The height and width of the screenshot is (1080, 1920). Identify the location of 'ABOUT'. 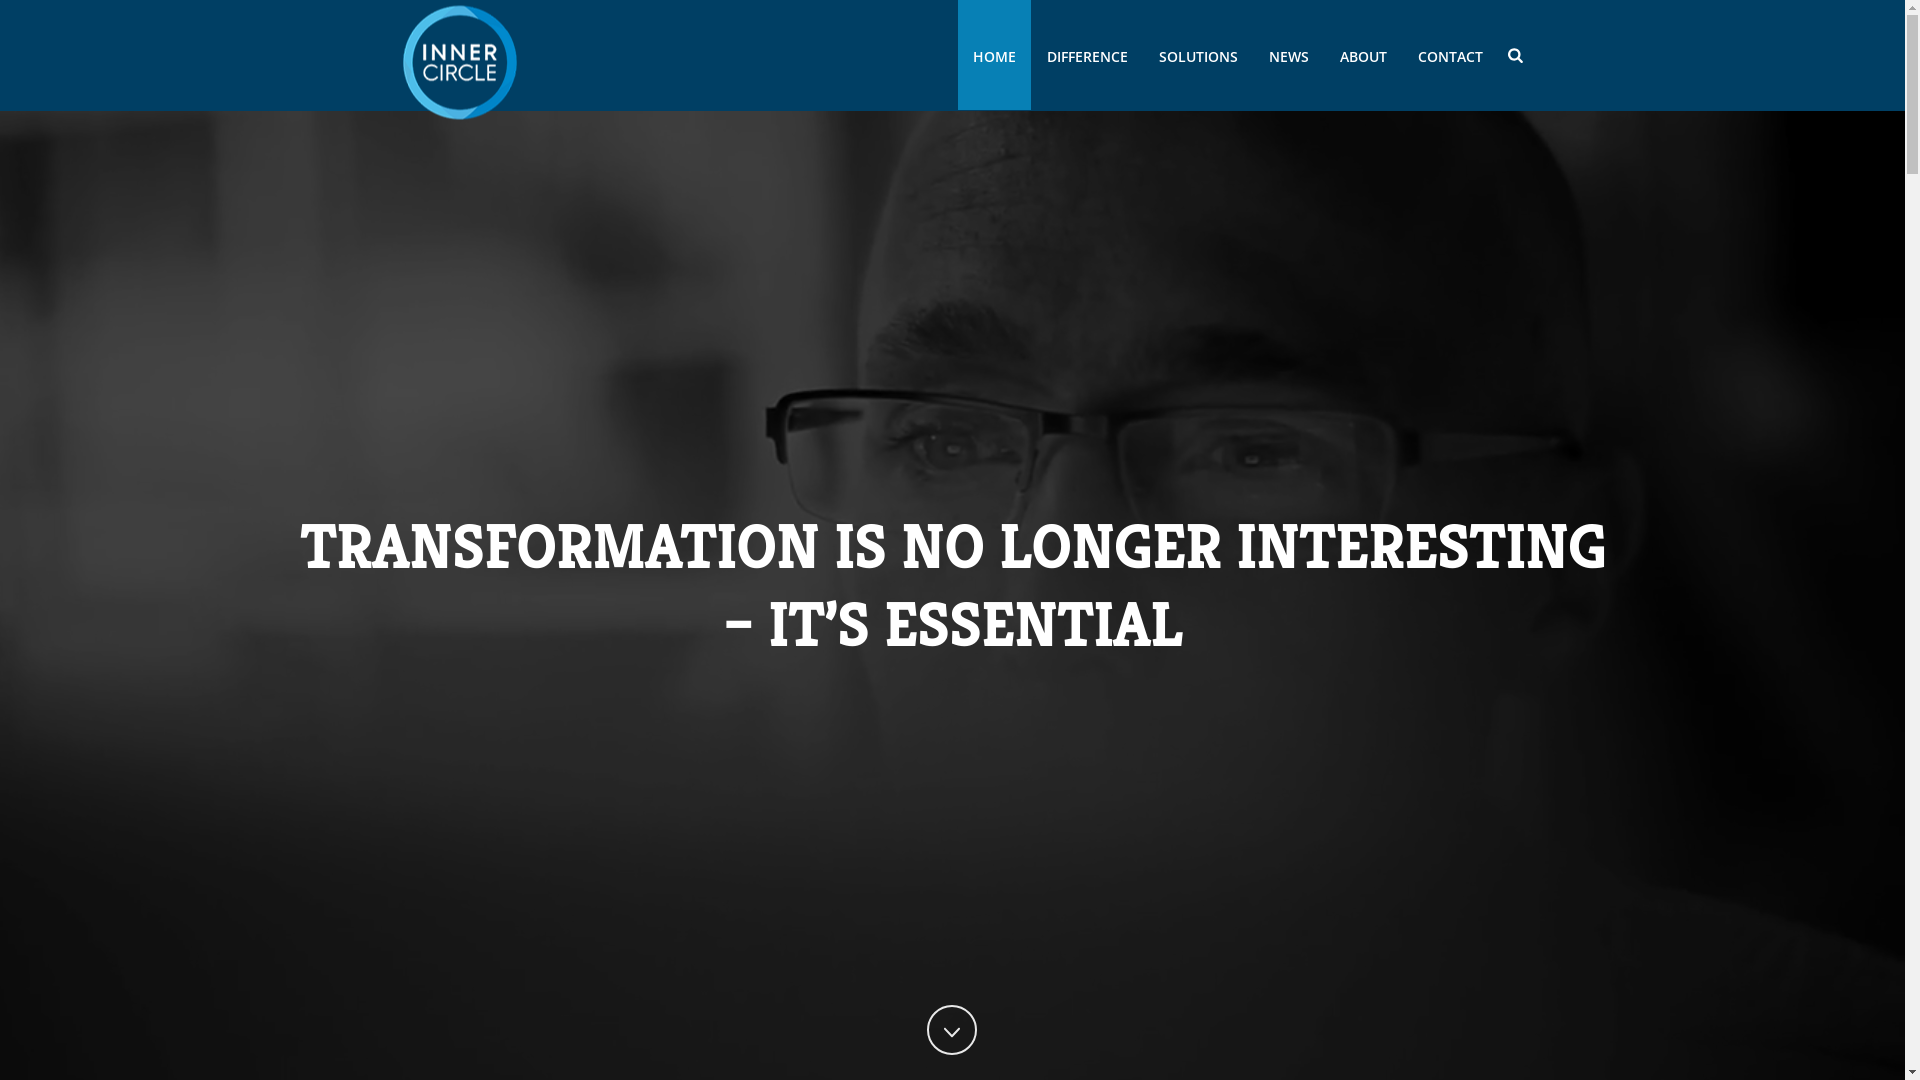
(1362, 53).